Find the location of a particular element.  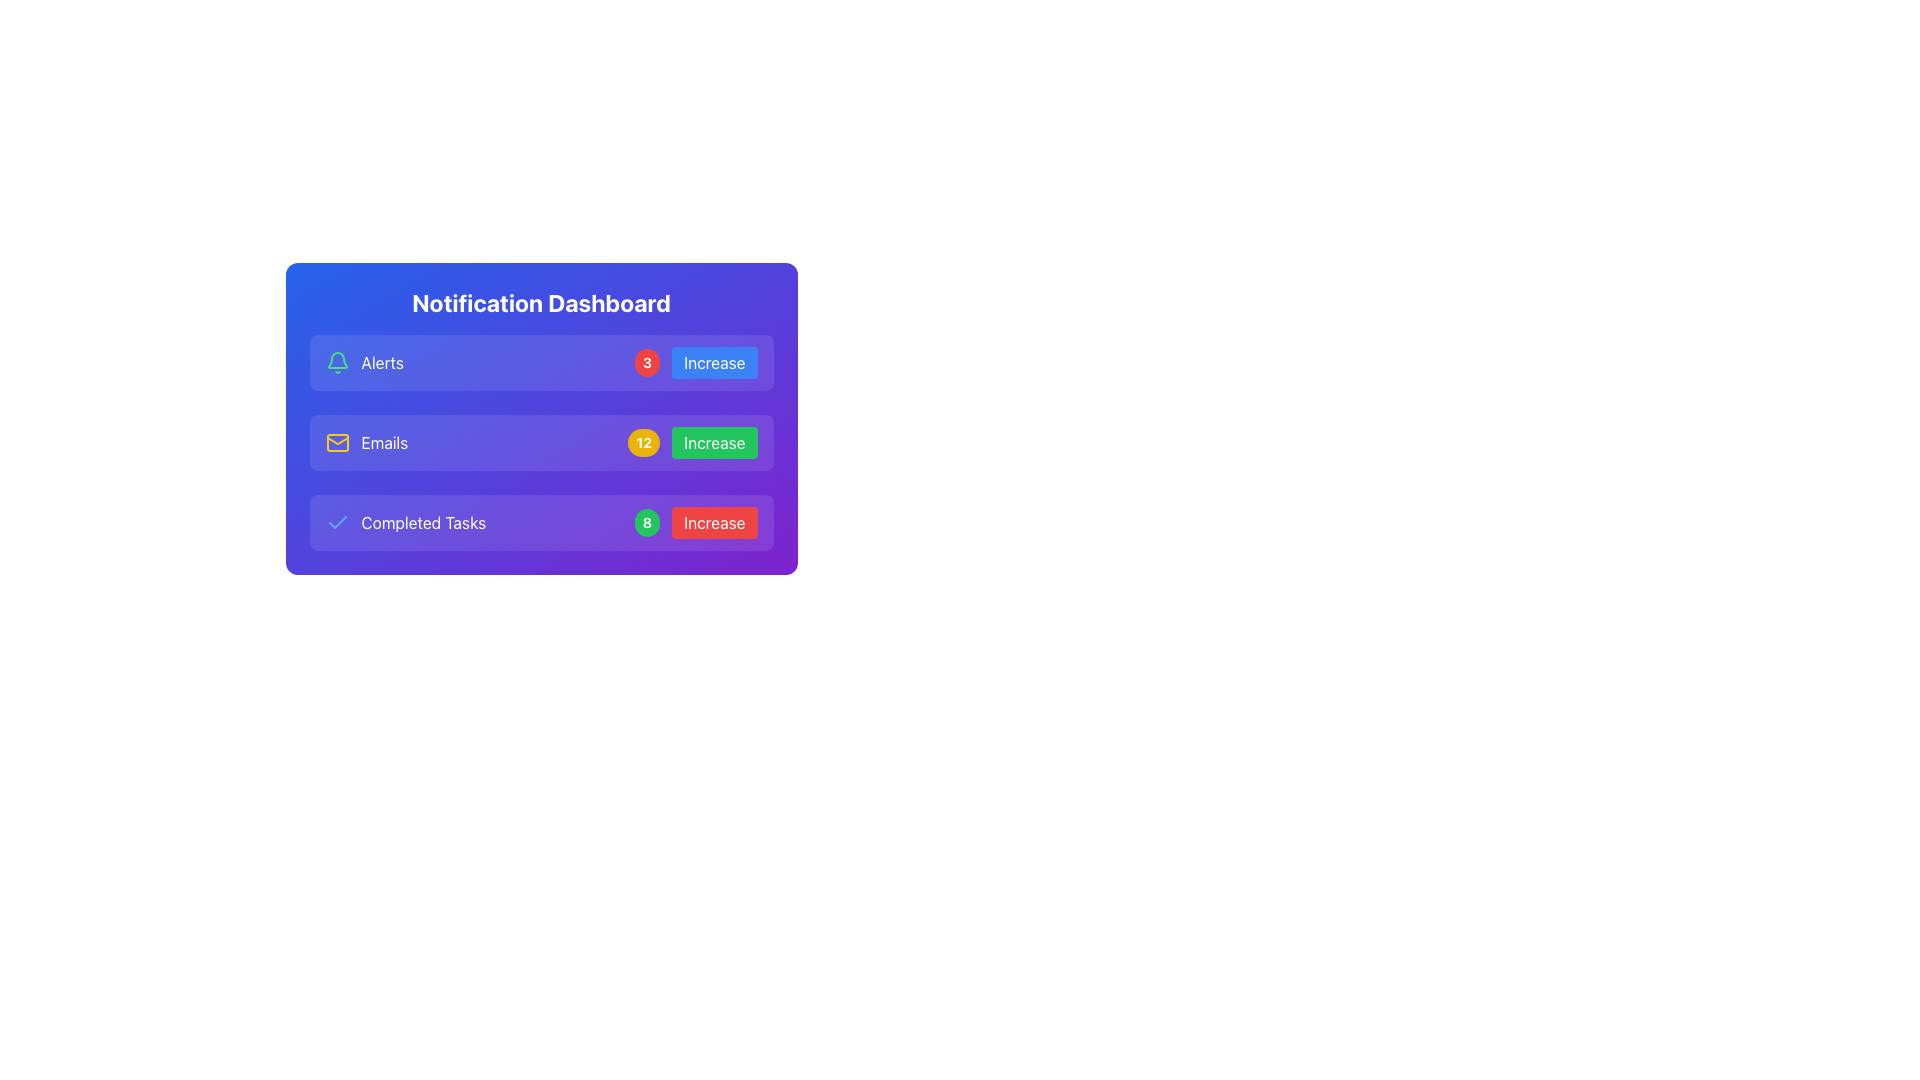

the header label for the 'Notification Dashboard' which is centrally aligned at the top of the main dashboard card is located at coordinates (541, 303).